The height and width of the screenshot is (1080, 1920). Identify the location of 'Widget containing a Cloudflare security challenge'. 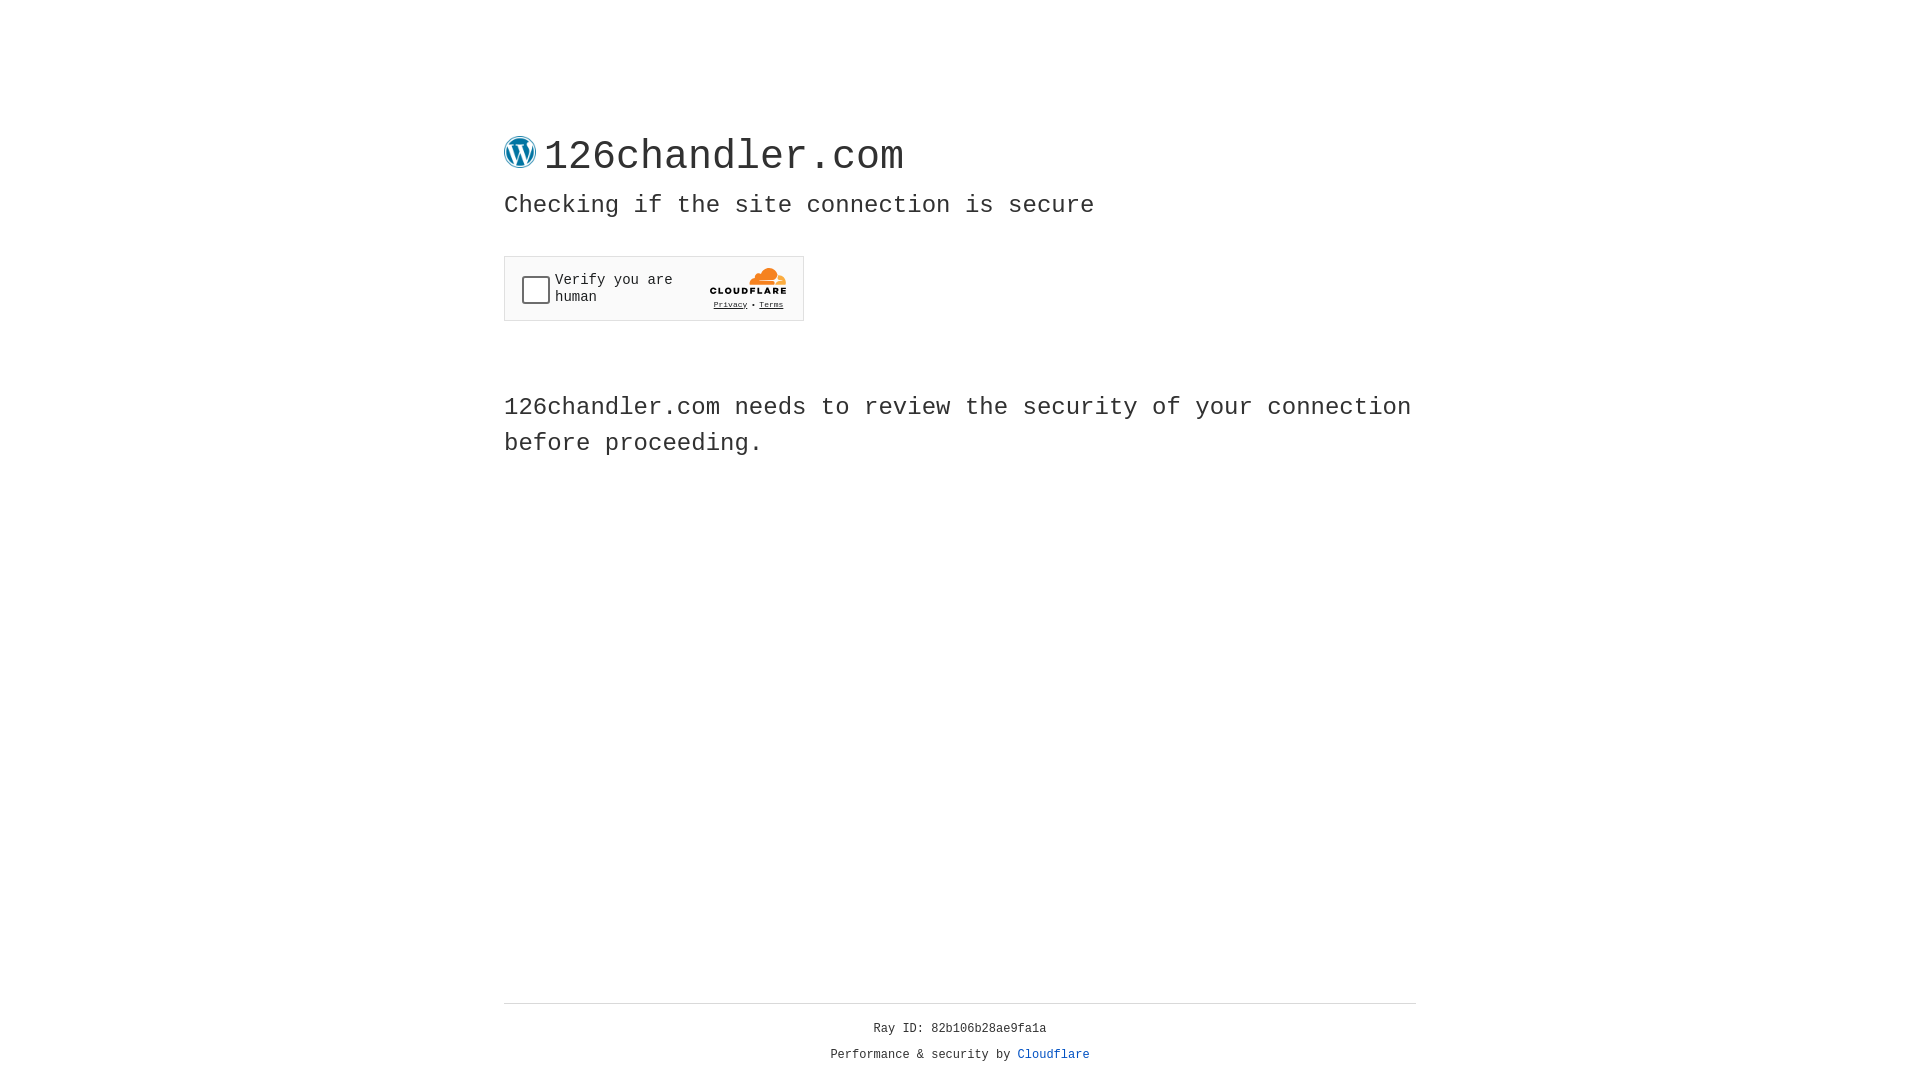
(653, 288).